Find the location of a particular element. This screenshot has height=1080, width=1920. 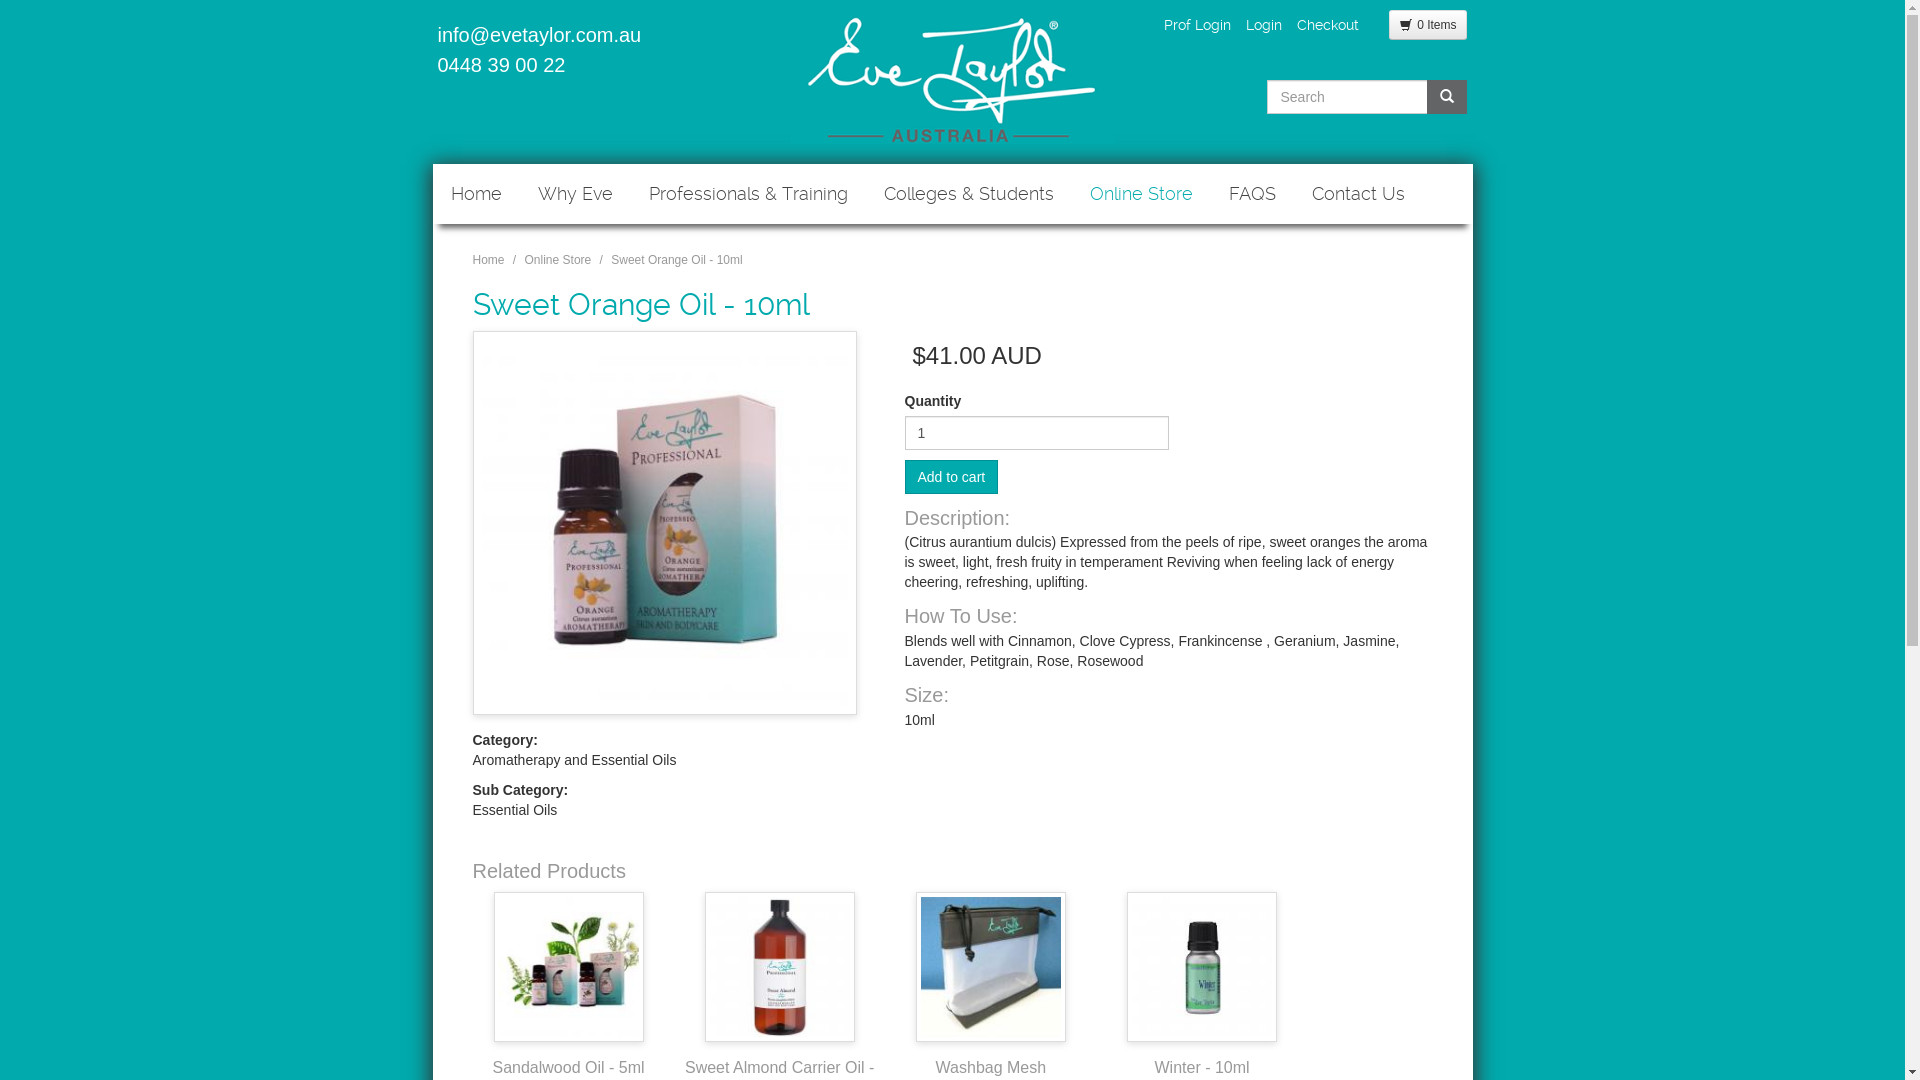

'Enter the terms you wish to search for.' is located at coordinates (1347, 96).